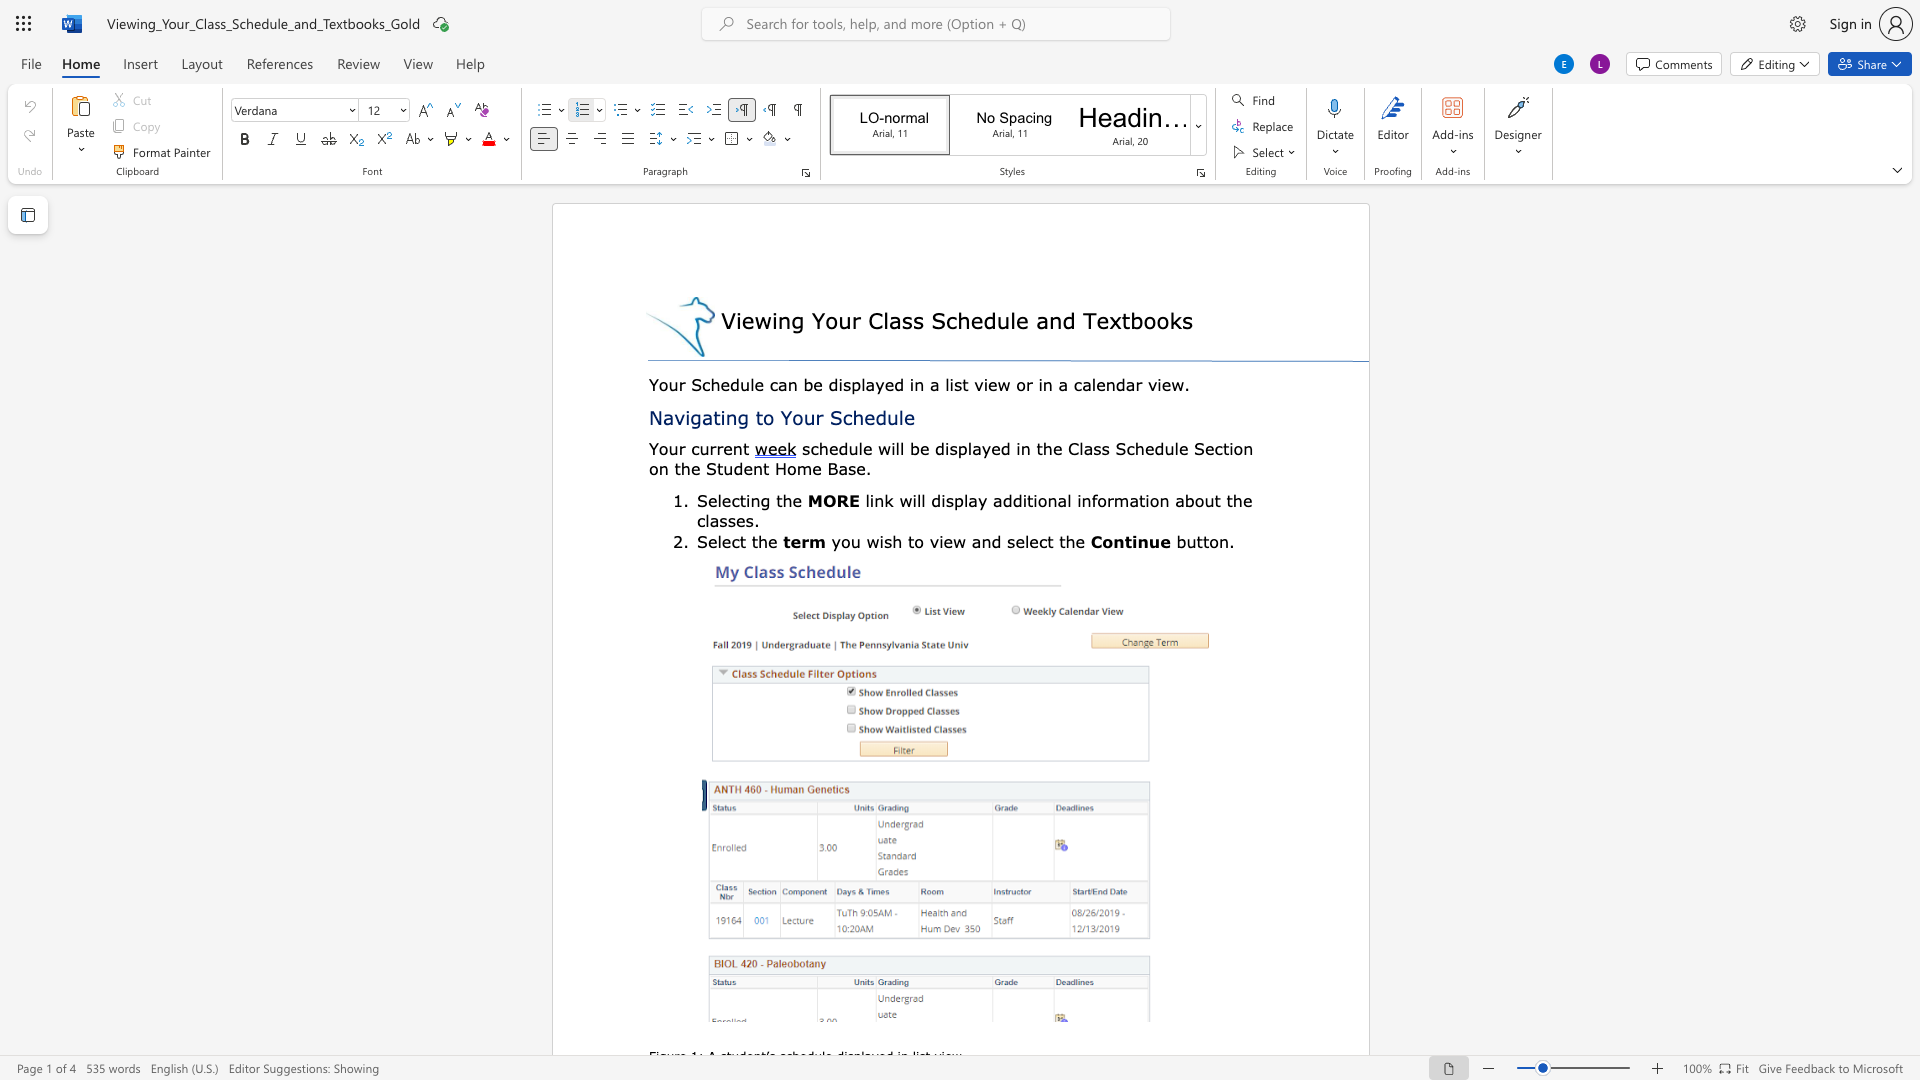 The image size is (1920, 1080). I want to click on the 1th character "t" in the text, so click(745, 447).